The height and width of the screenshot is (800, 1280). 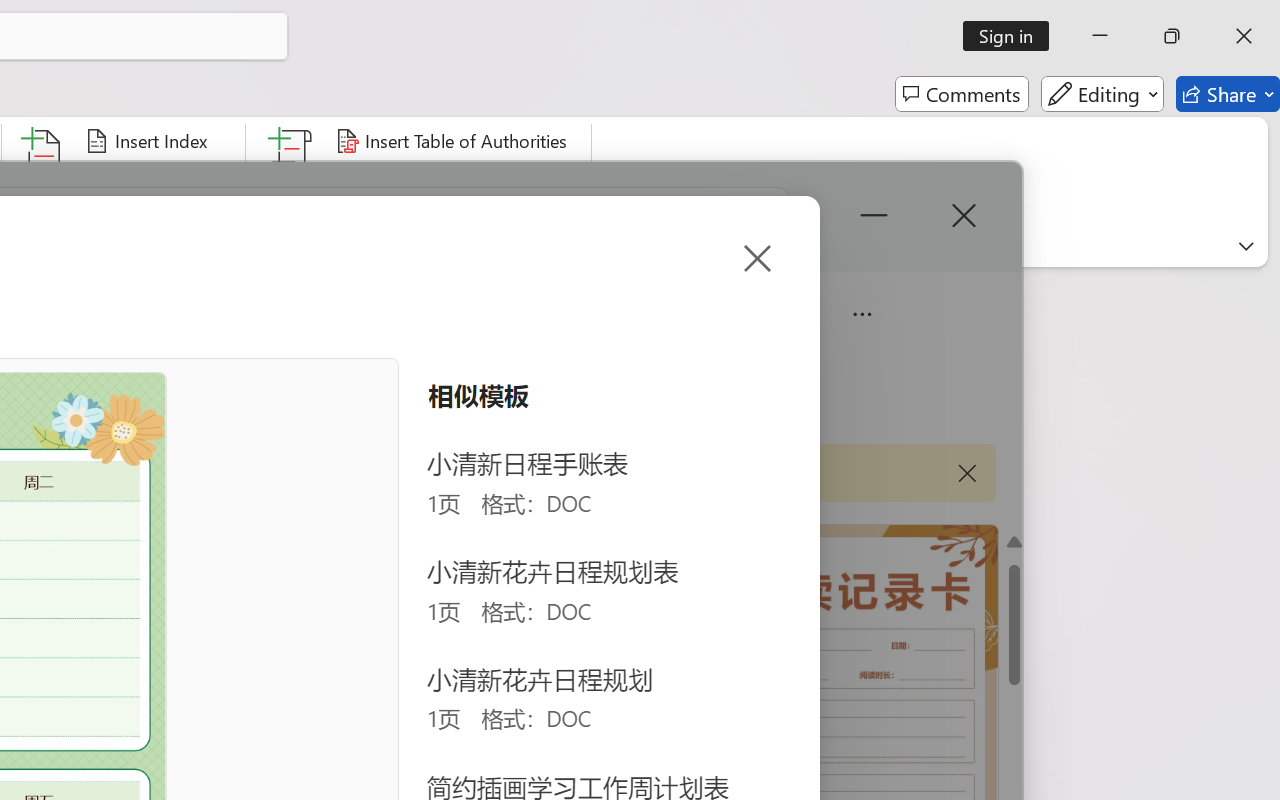 What do you see at coordinates (291, 179) in the screenshot?
I see `'Mark Citation...'` at bounding box center [291, 179].